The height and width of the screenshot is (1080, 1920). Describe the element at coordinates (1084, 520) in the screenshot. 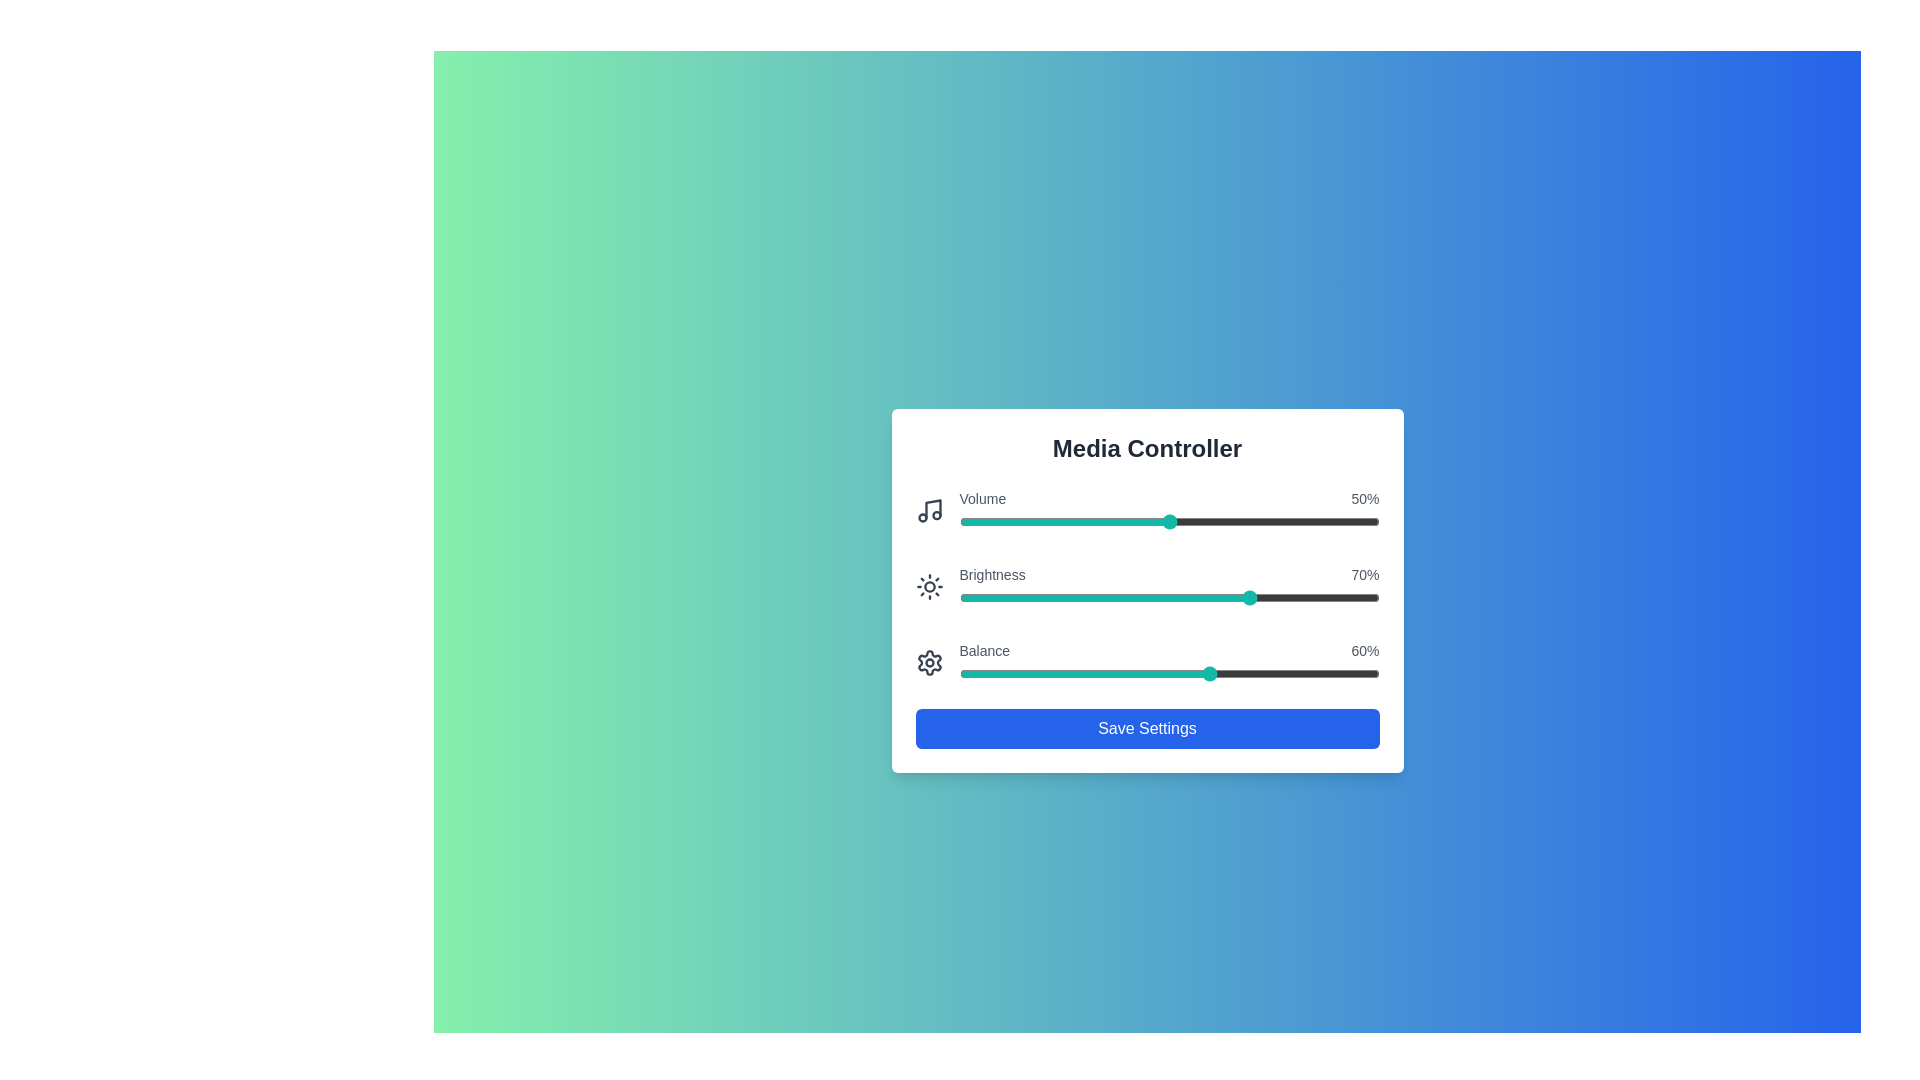

I see `the volume slider to 30% by dragging the slider handle` at that location.